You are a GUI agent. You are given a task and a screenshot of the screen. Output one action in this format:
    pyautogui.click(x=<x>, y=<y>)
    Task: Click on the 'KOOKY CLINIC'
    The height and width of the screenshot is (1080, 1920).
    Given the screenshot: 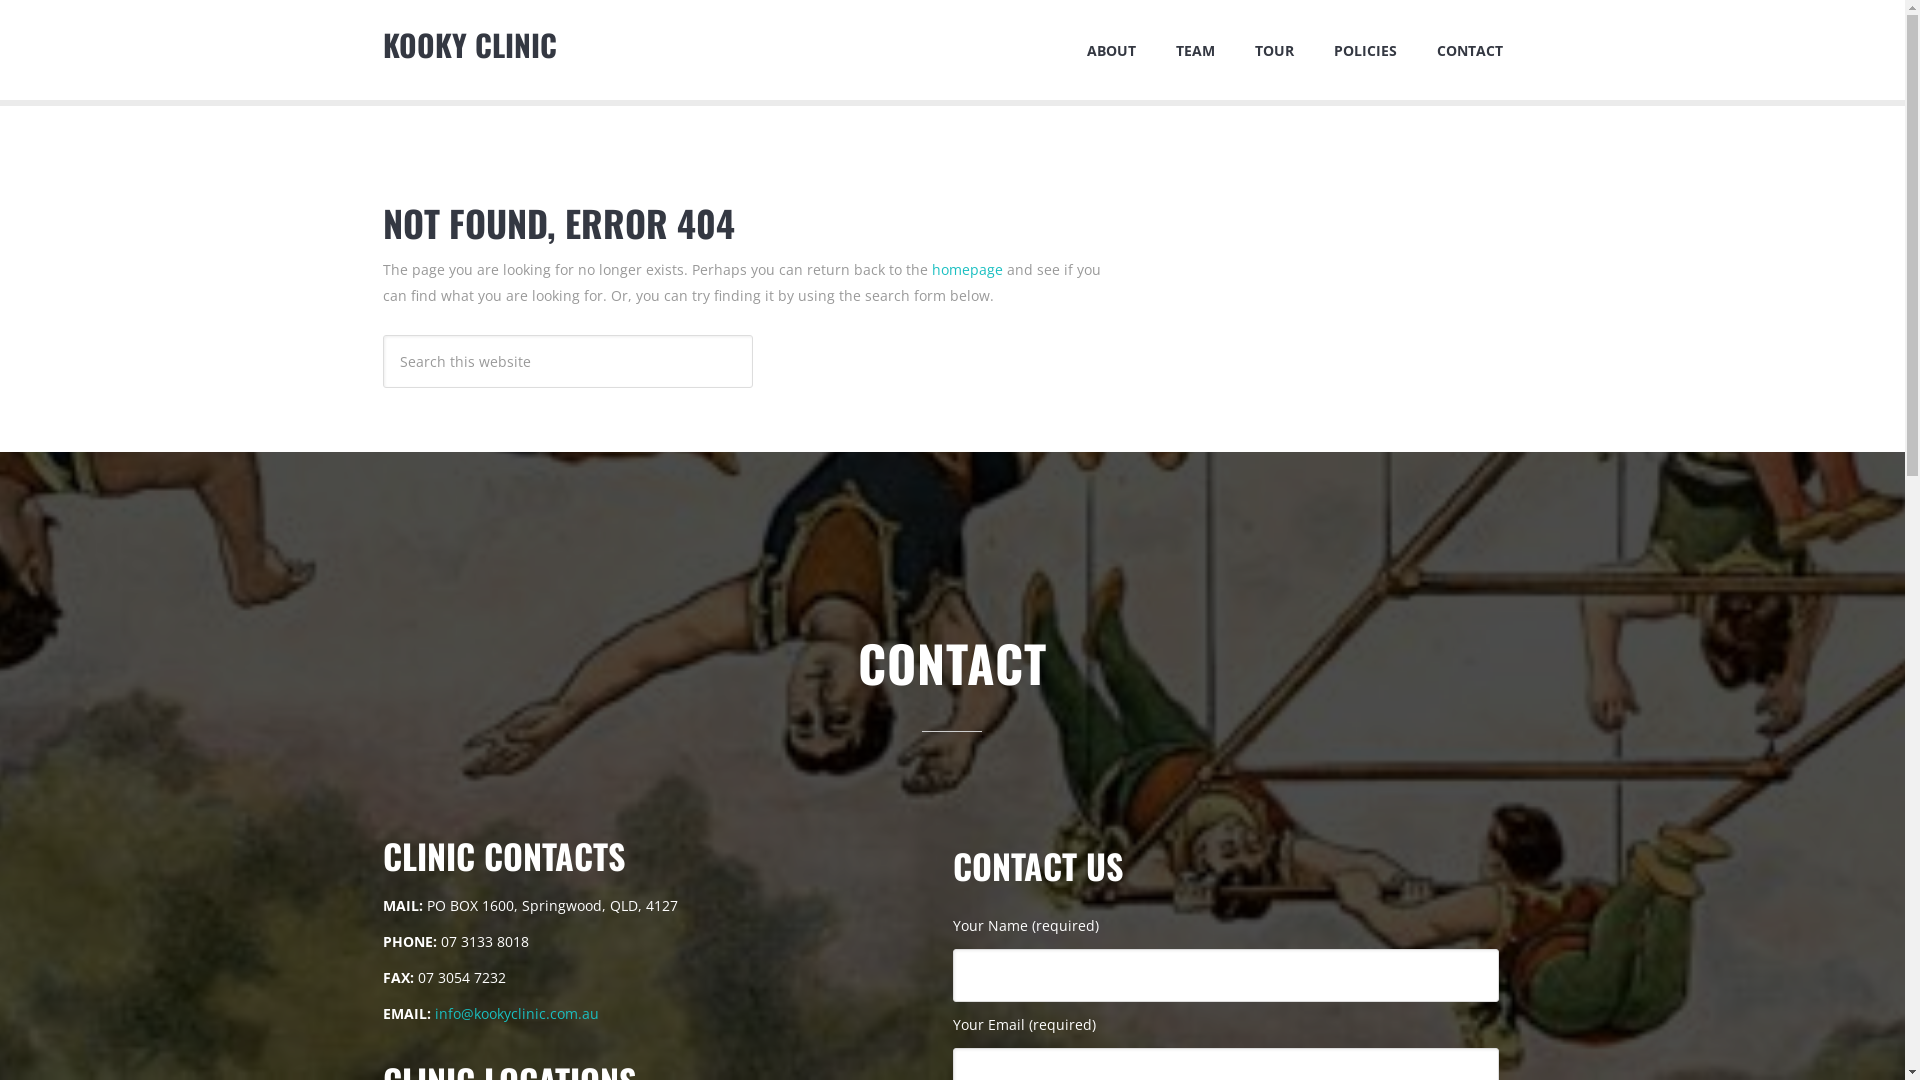 What is the action you would take?
    pyautogui.click(x=468, y=44)
    